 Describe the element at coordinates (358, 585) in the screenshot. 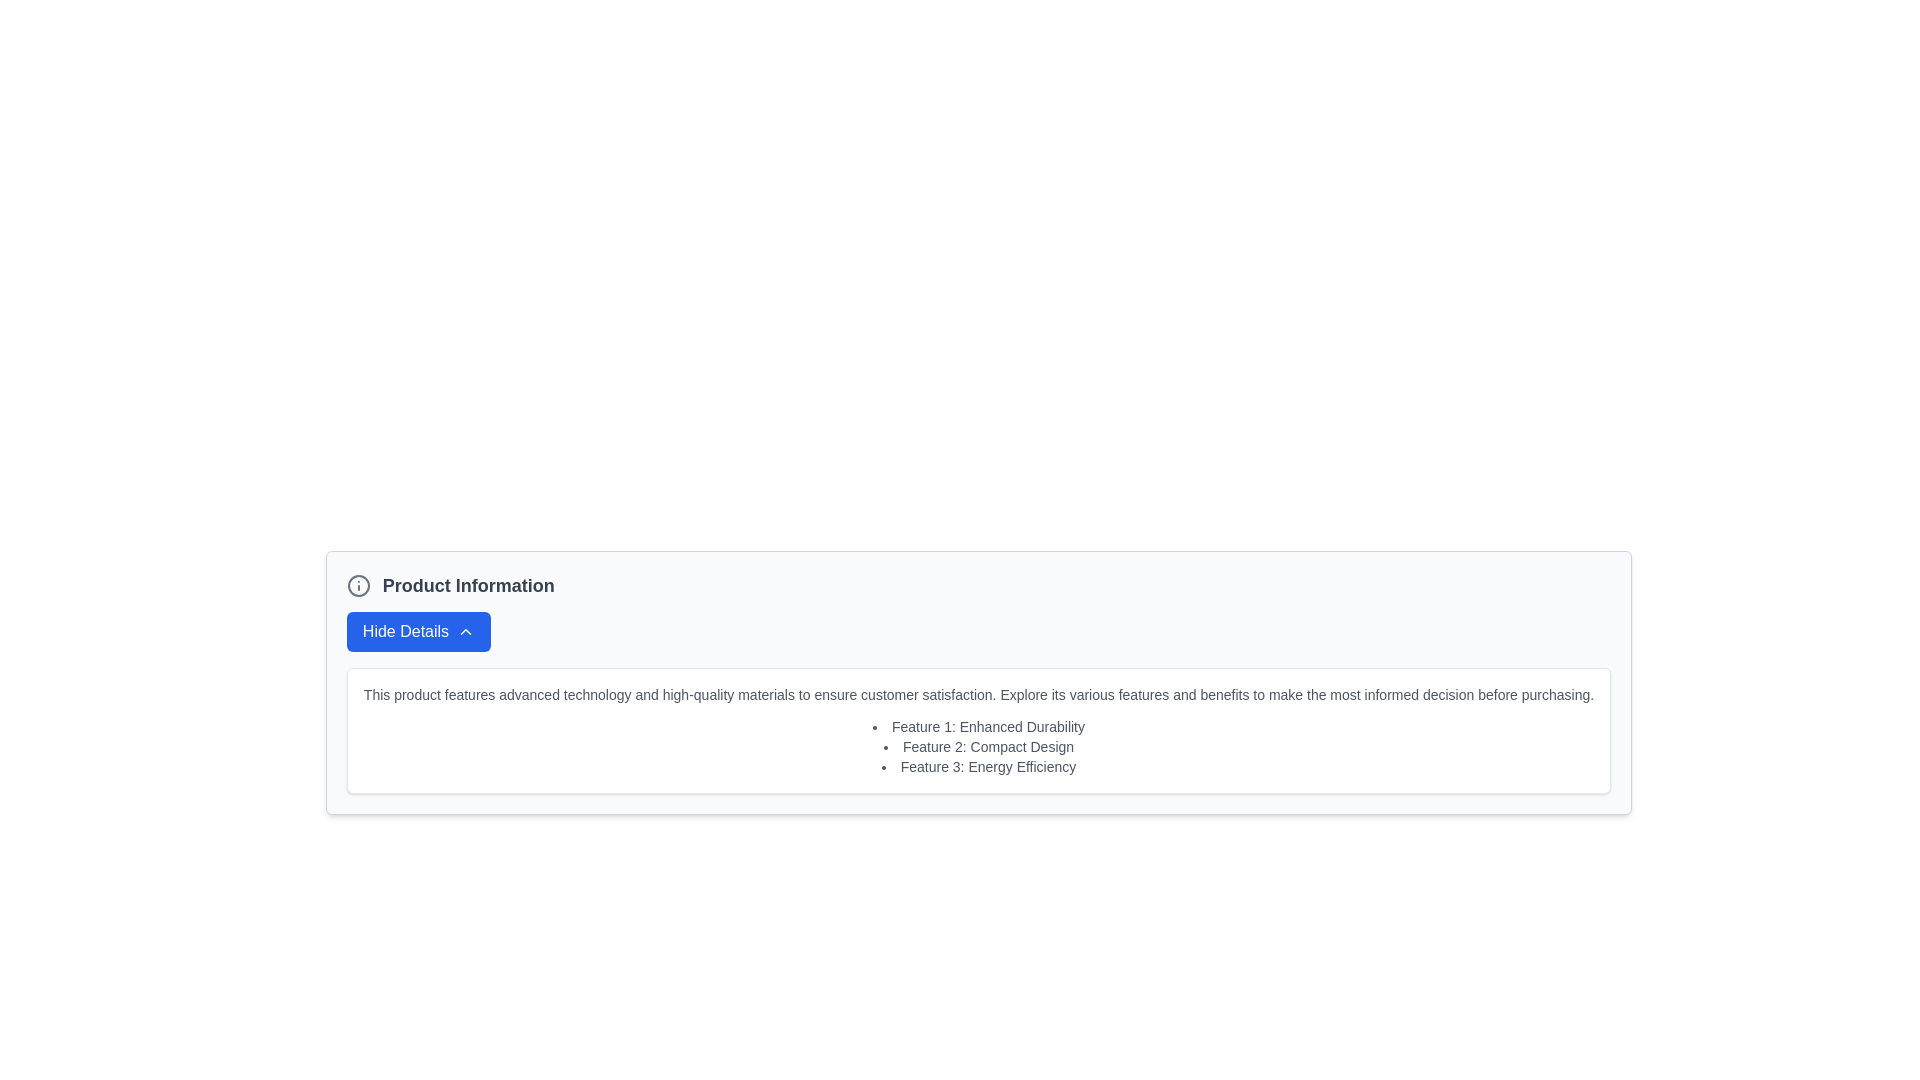

I see `the informational icon located to the left of the 'Product Information' text, which signals additional information about a product` at that location.